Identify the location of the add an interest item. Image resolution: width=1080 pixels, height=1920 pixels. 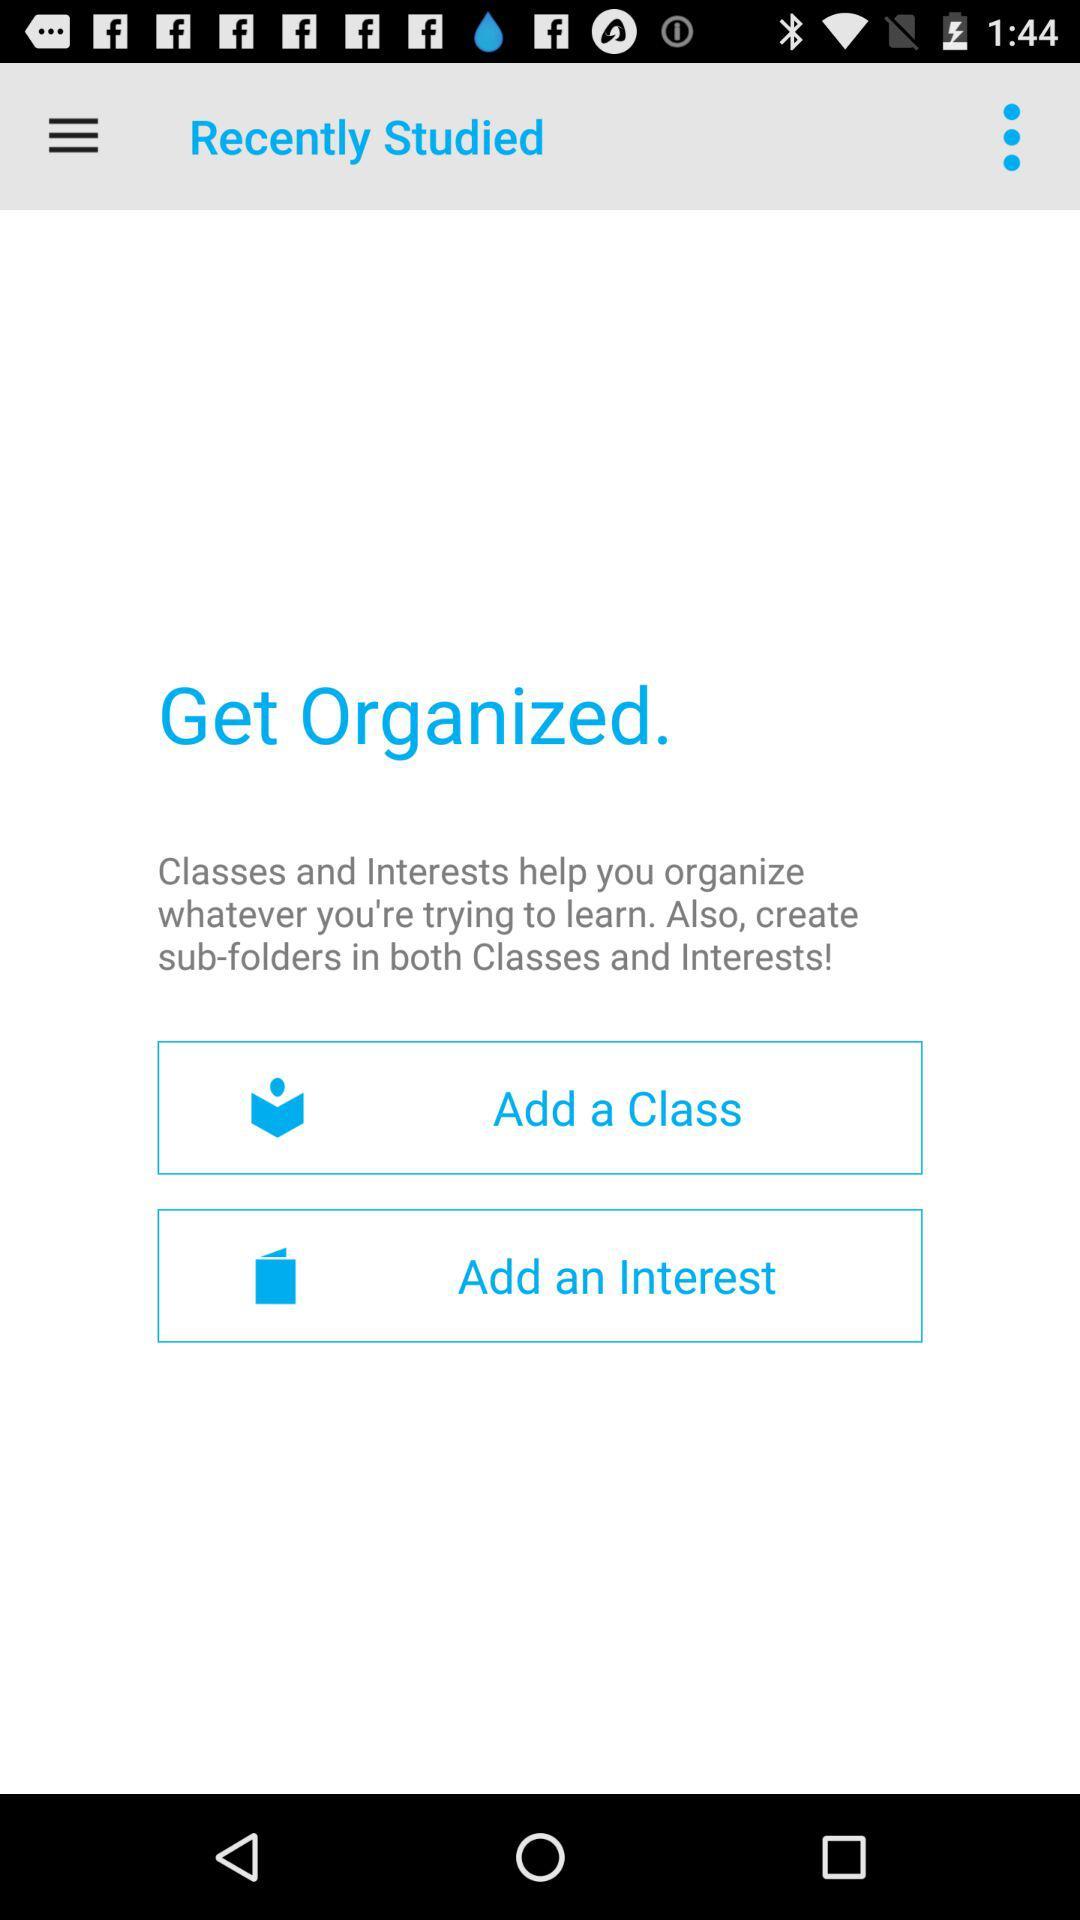
(540, 1274).